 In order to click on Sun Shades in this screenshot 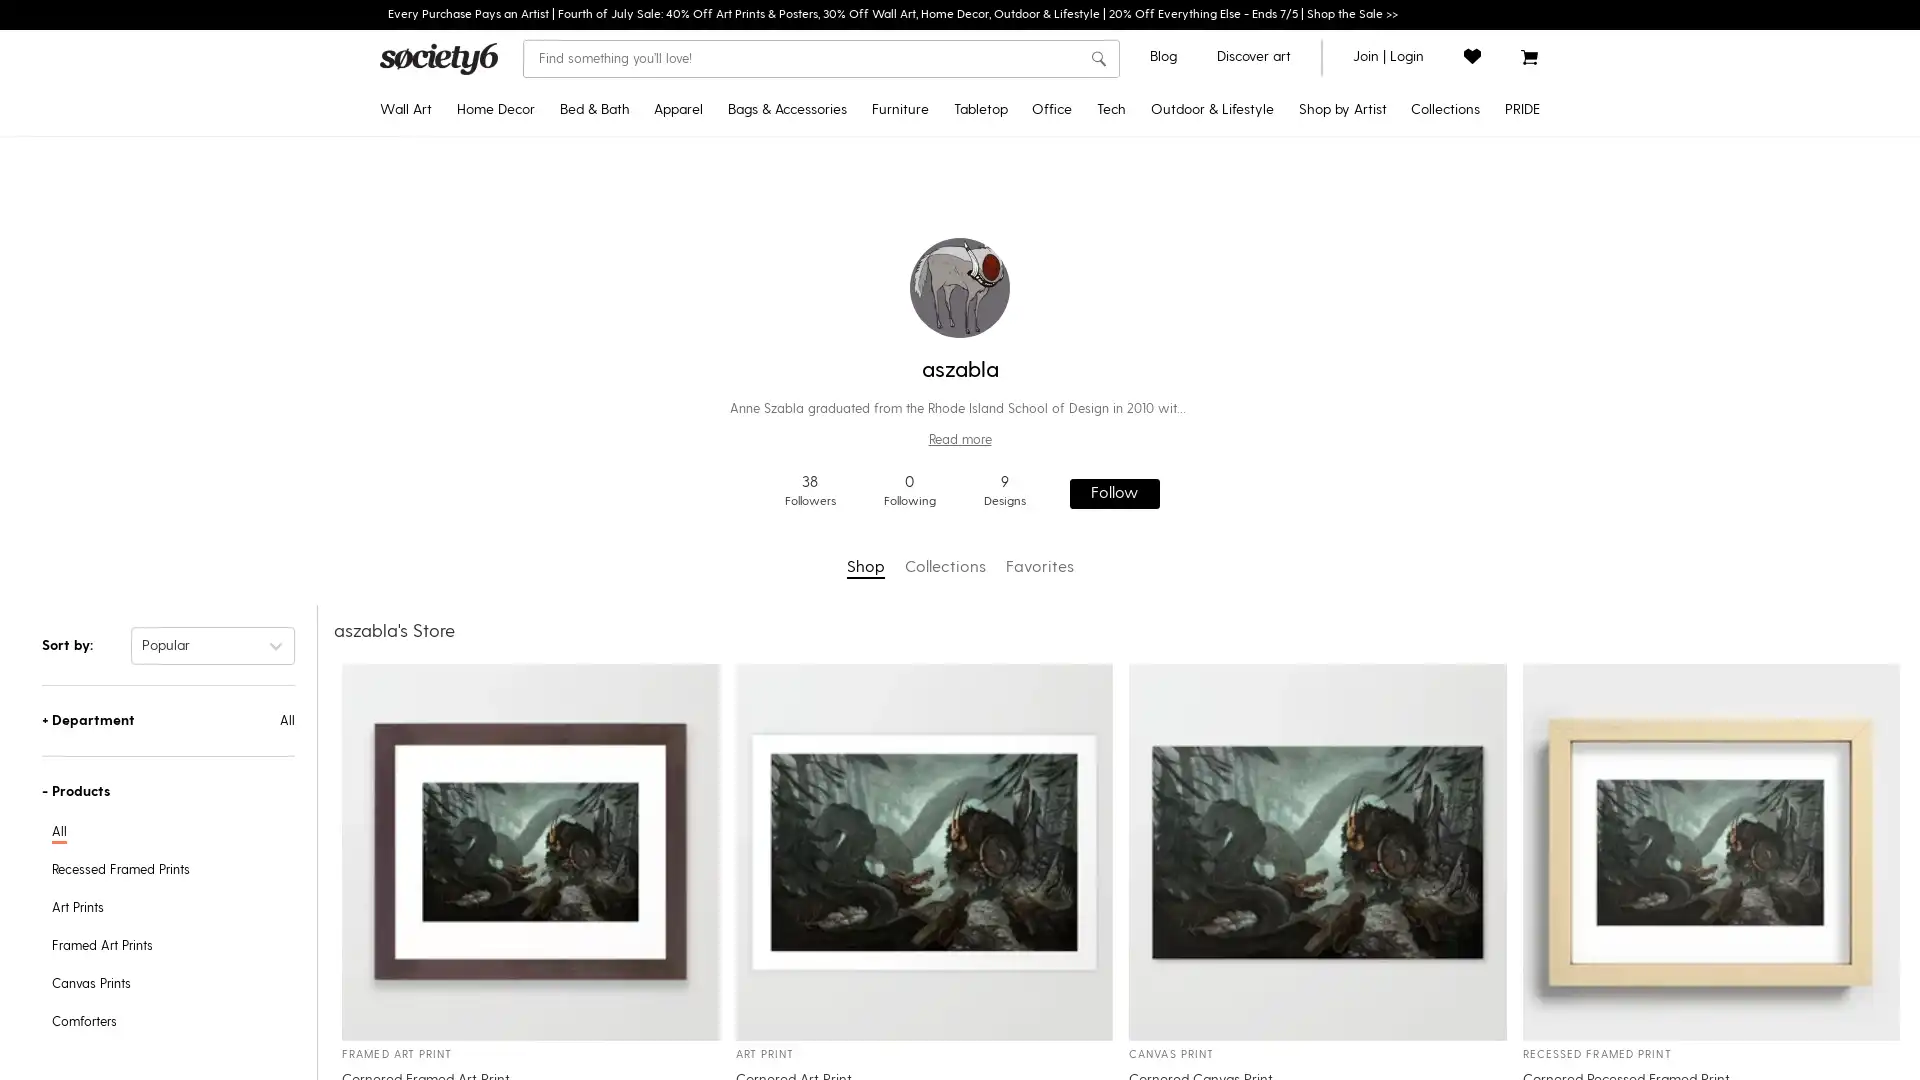, I will do `click(1238, 611)`.